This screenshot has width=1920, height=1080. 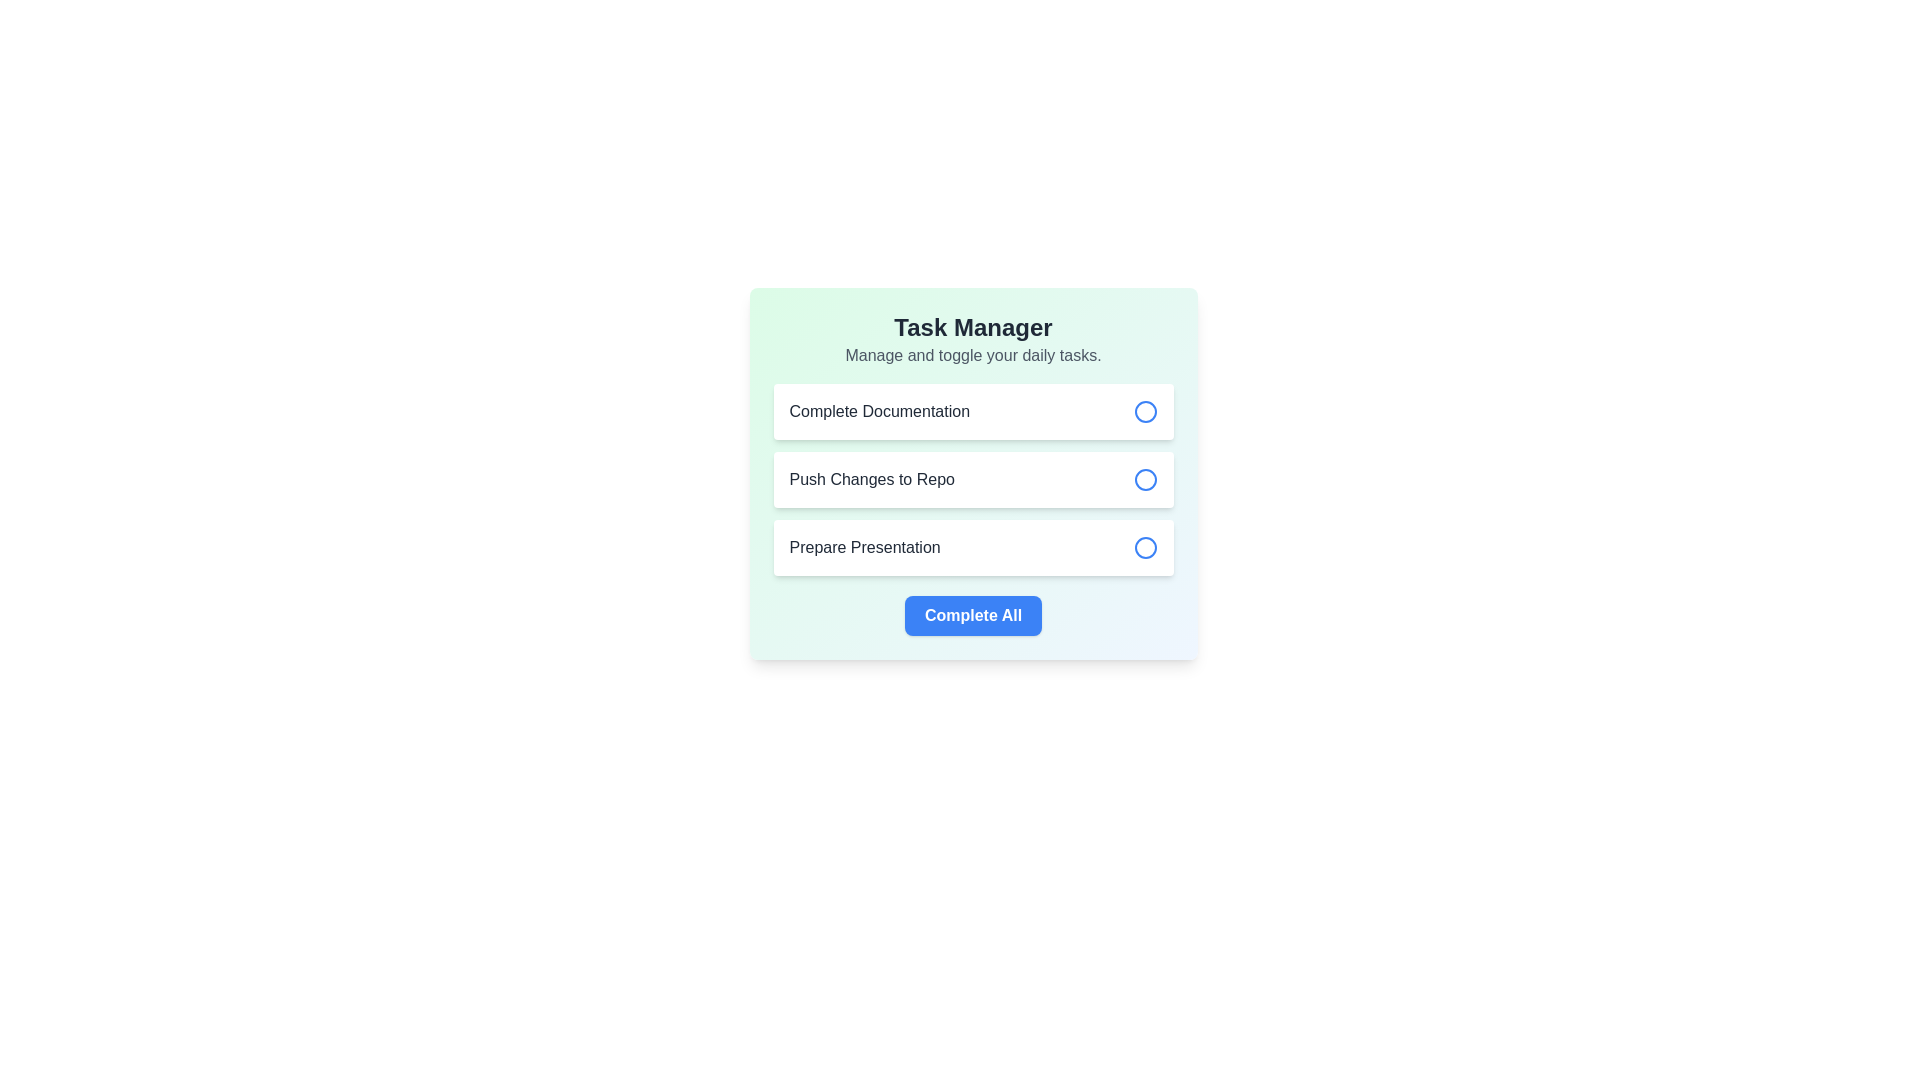 What do you see at coordinates (1145, 479) in the screenshot?
I see `the circular radio button next to the 'Push Changes to Repo' list item` at bounding box center [1145, 479].